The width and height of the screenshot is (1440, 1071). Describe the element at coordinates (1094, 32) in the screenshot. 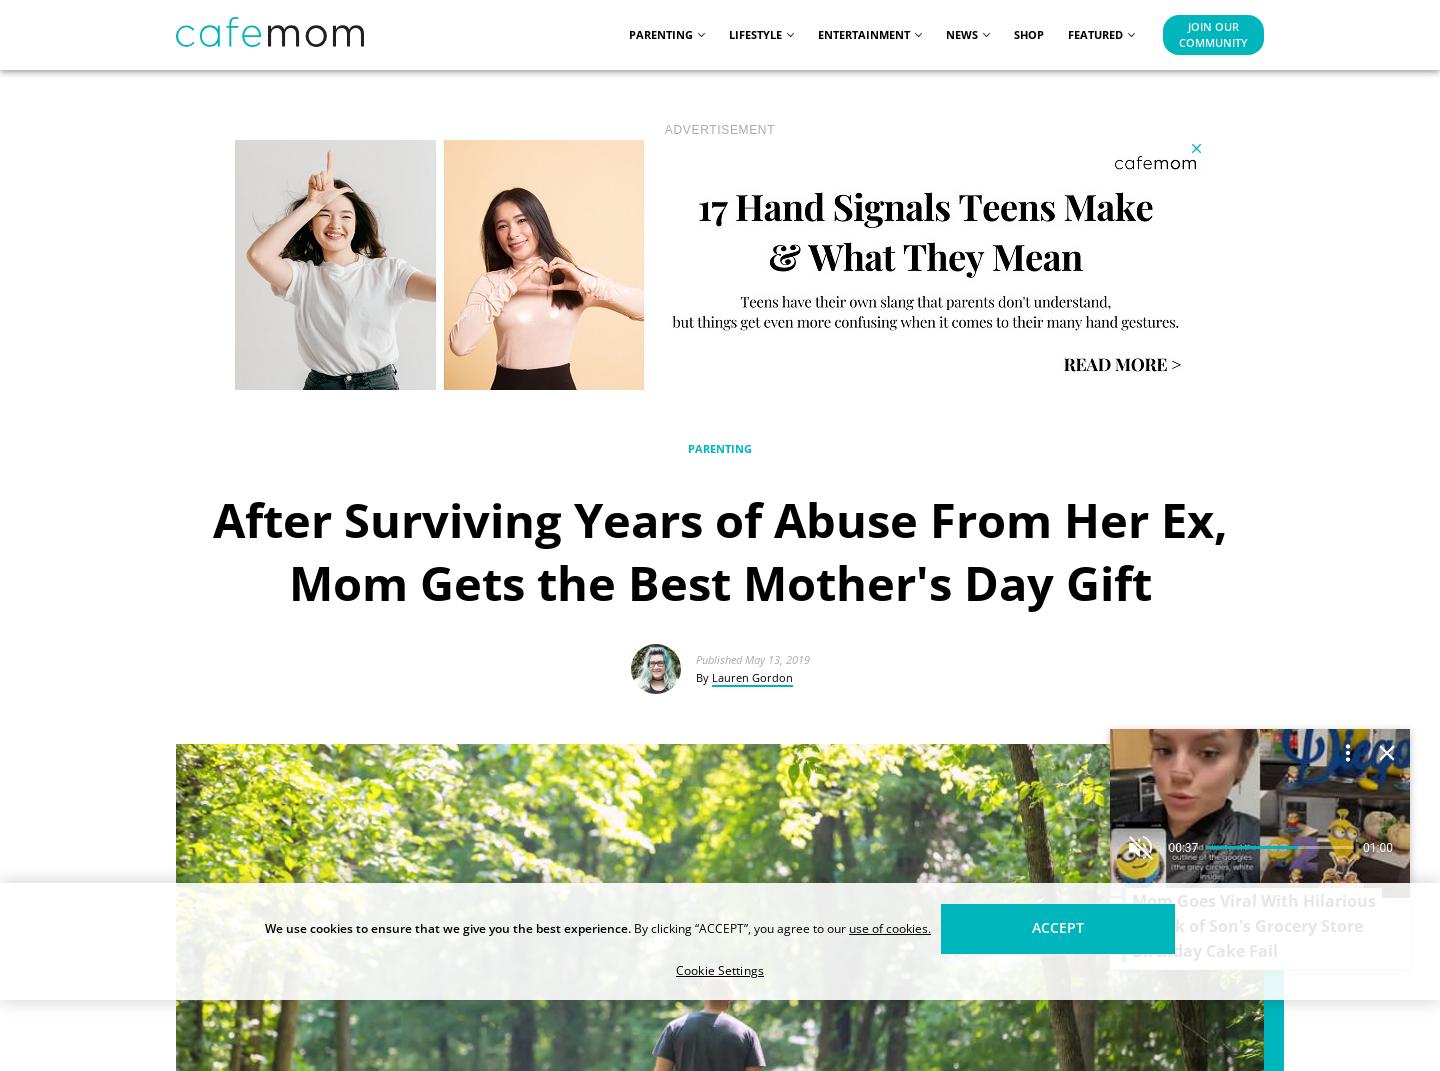

I see `'Featured'` at that location.